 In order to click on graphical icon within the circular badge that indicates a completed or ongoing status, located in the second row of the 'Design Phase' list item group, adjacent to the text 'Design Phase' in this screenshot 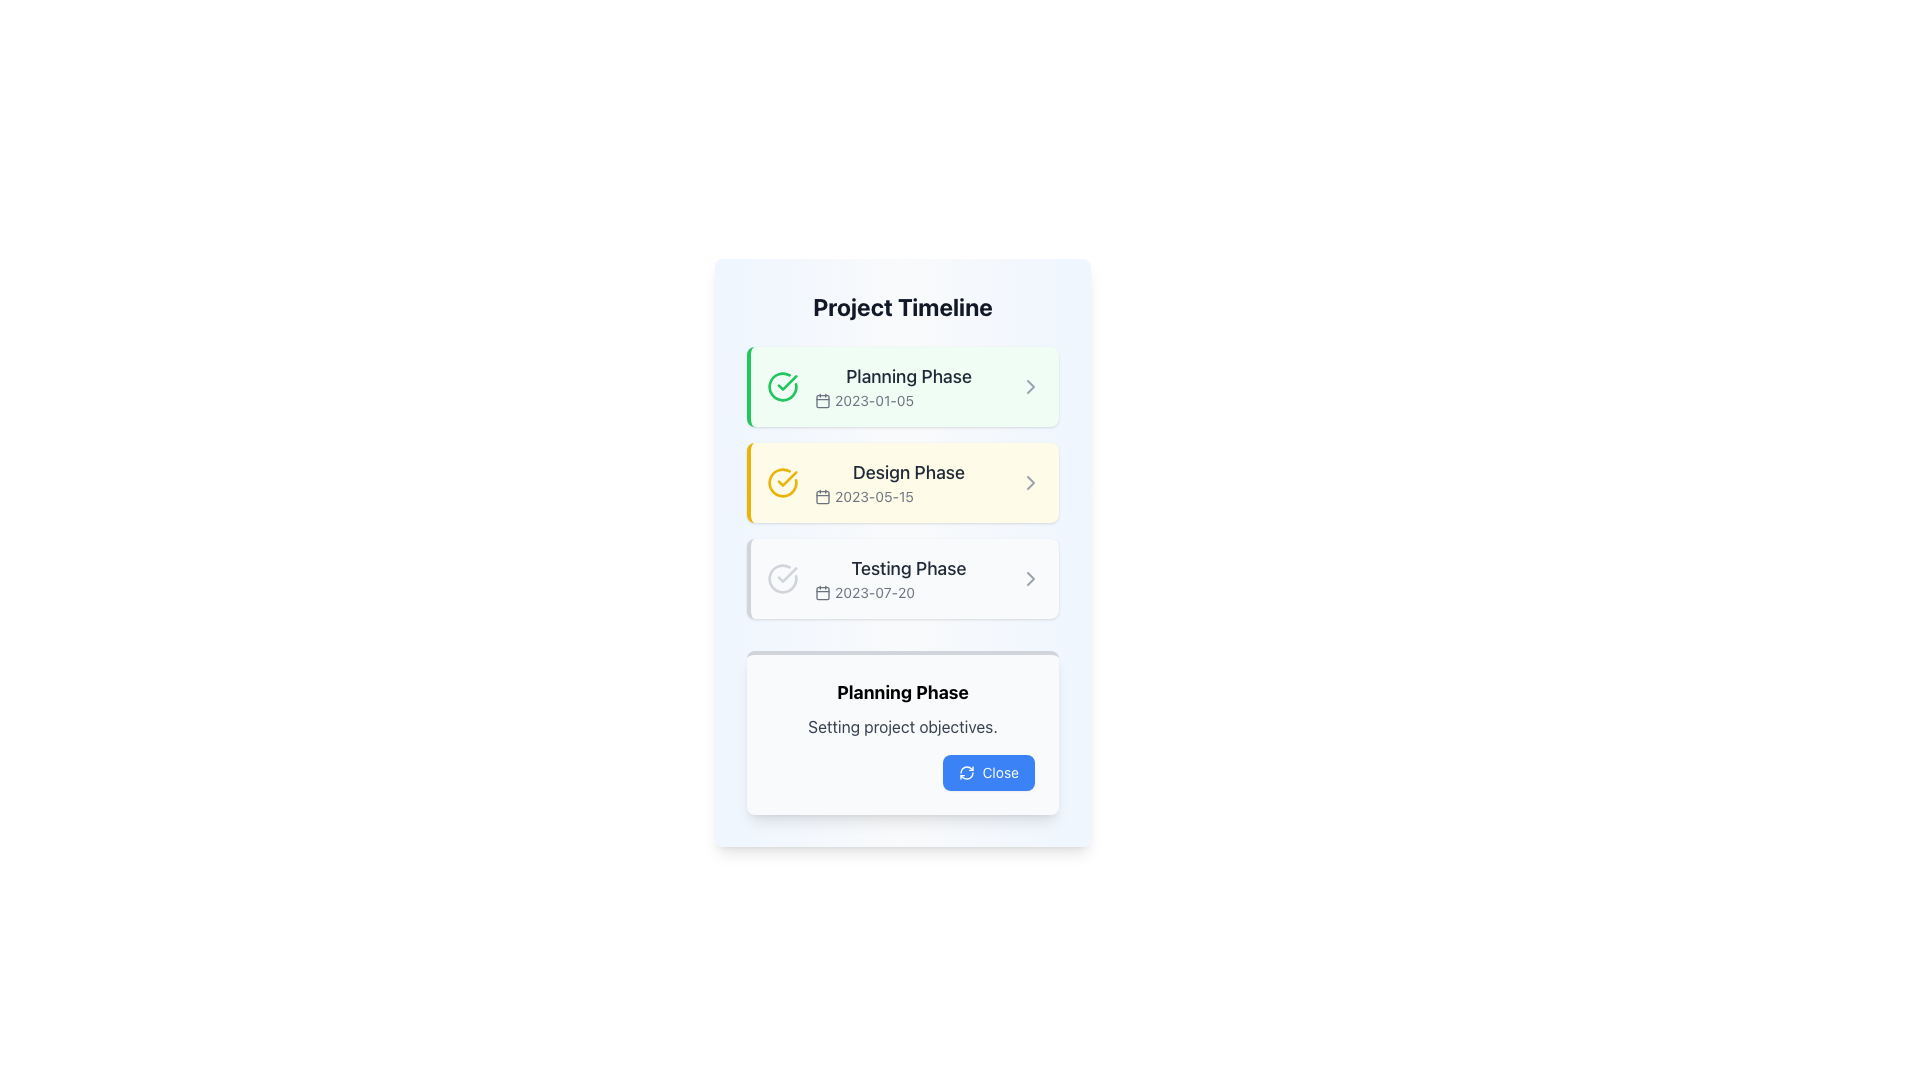, I will do `click(781, 482)`.